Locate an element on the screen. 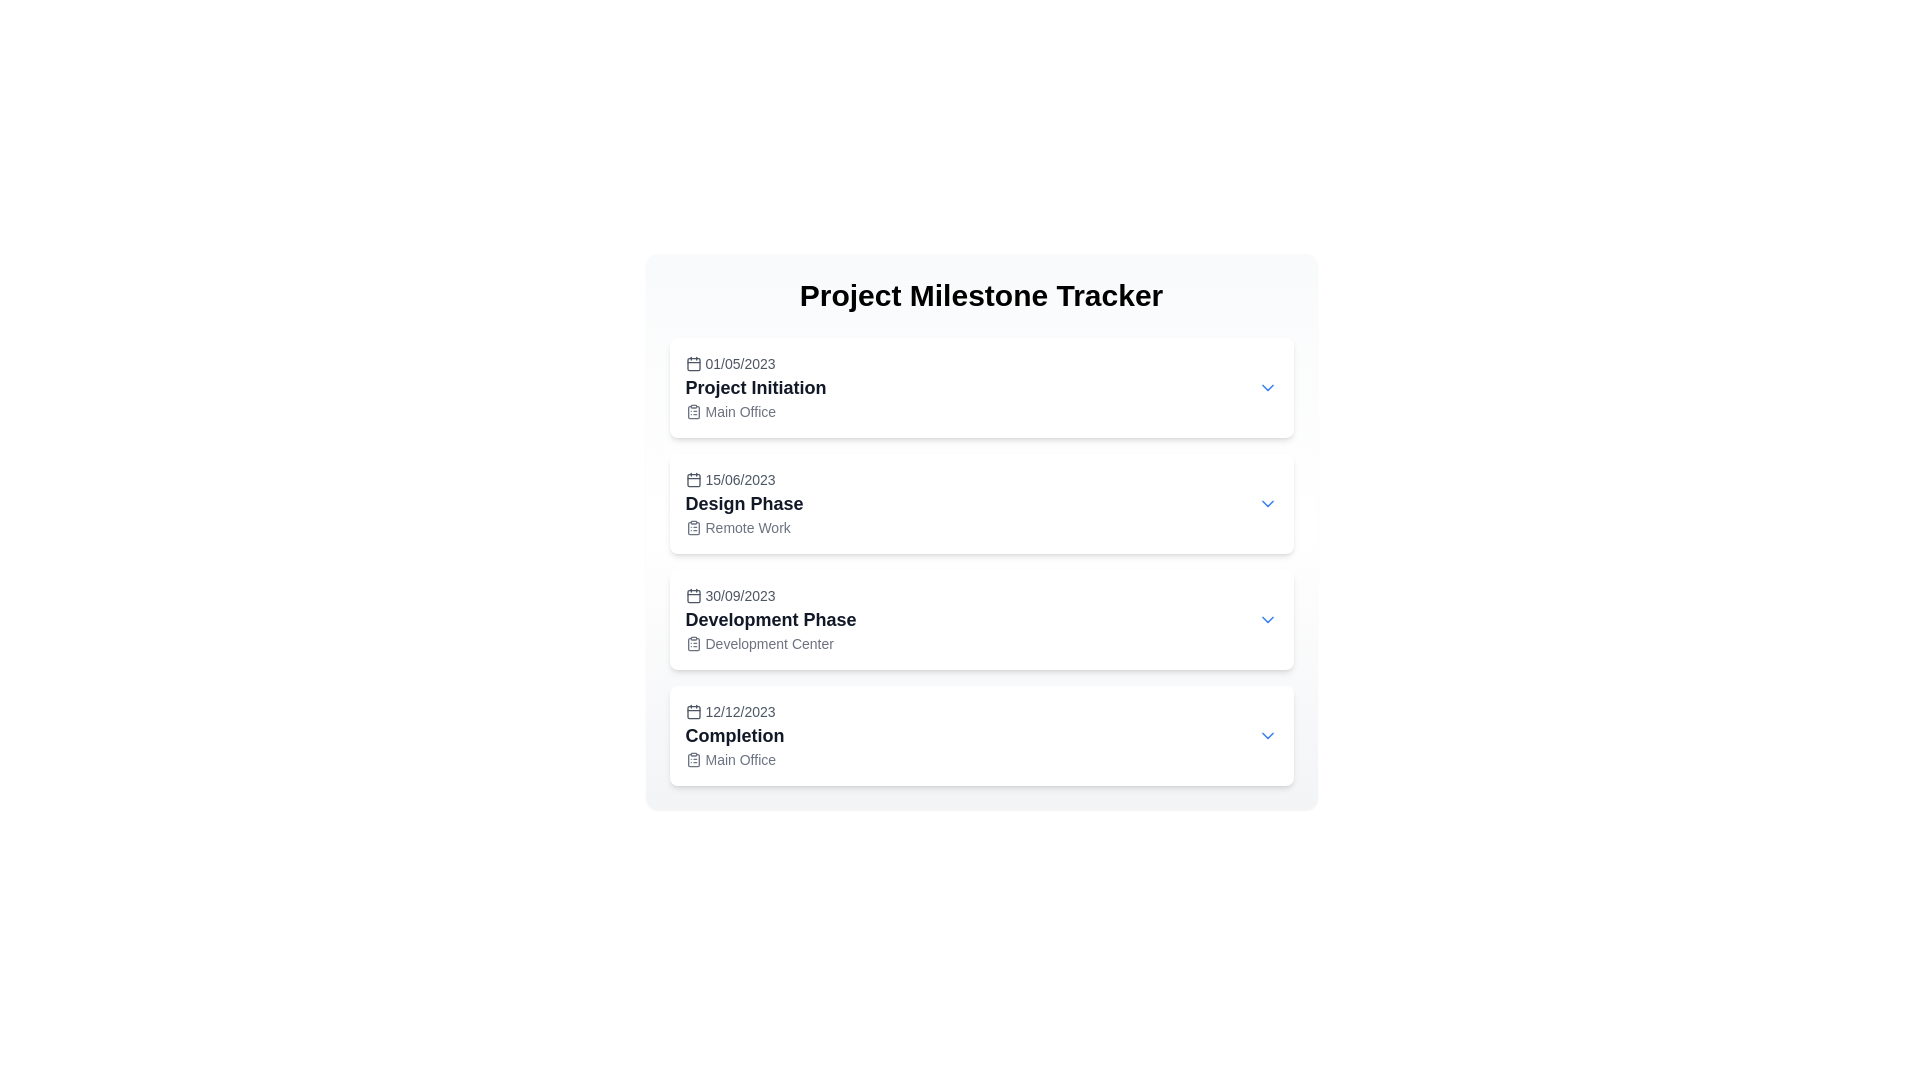 Image resolution: width=1920 pixels, height=1080 pixels. information from the text block titled 'Development Phase', which includes the date '30/09/2023' and location 'Development Center' is located at coordinates (770, 619).